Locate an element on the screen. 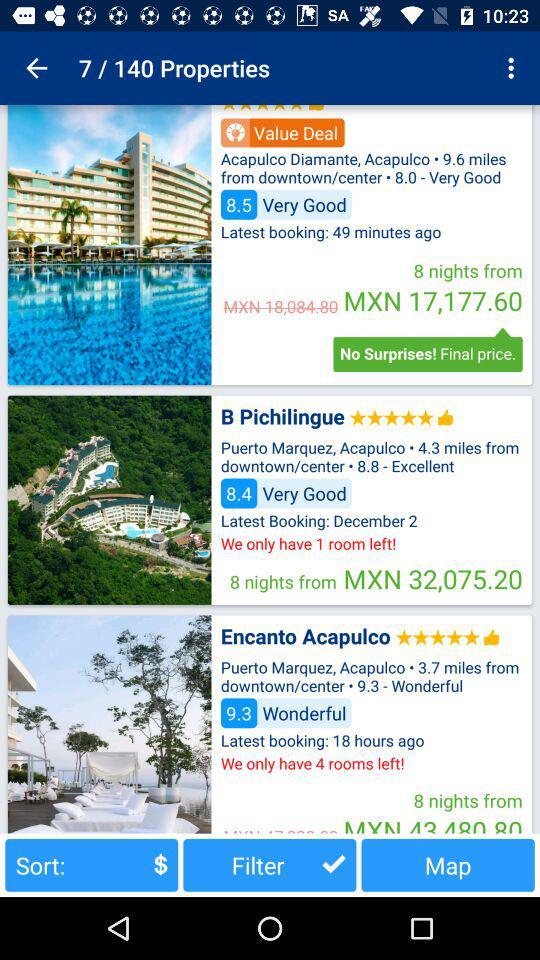 This screenshot has height=960, width=540. the item to the left of the filter is located at coordinates (90, 864).